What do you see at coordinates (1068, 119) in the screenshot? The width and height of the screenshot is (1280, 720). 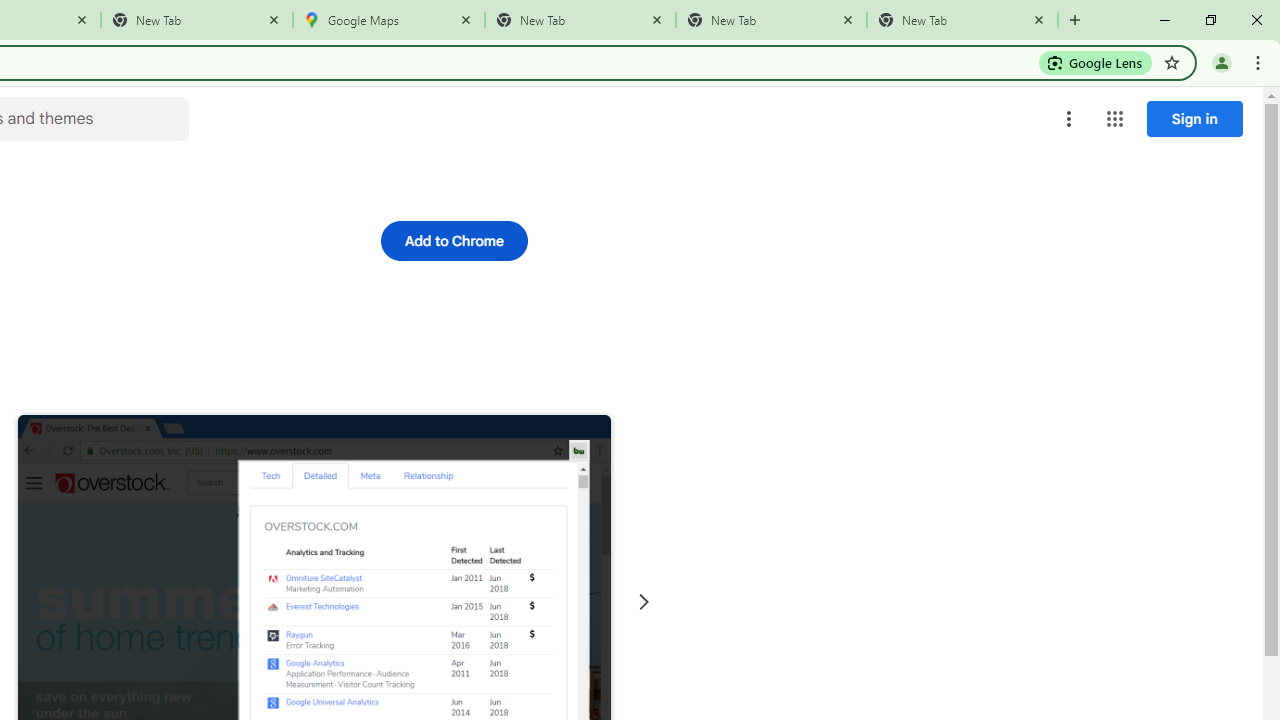 I see `'More options menu'` at bounding box center [1068, 119].